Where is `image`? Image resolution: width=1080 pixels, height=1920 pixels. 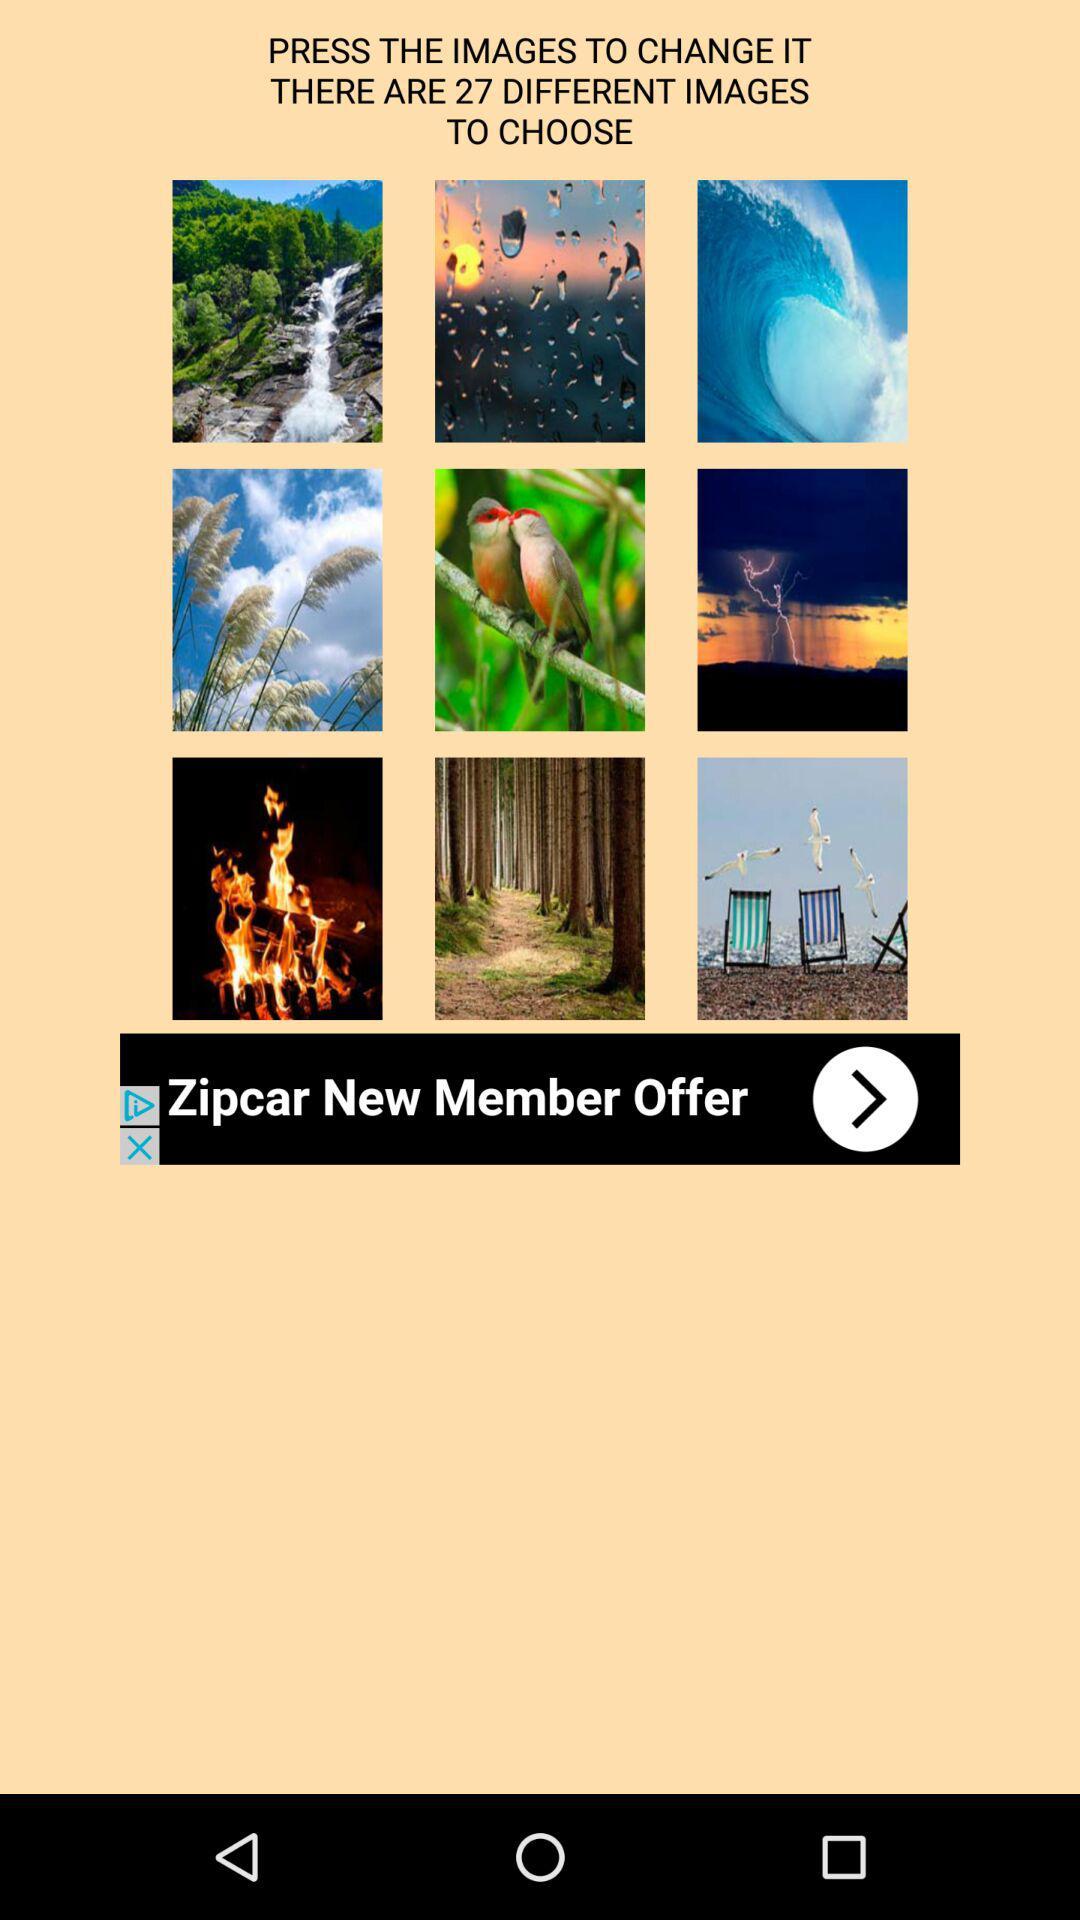
image is located at coordinates (277, 310).